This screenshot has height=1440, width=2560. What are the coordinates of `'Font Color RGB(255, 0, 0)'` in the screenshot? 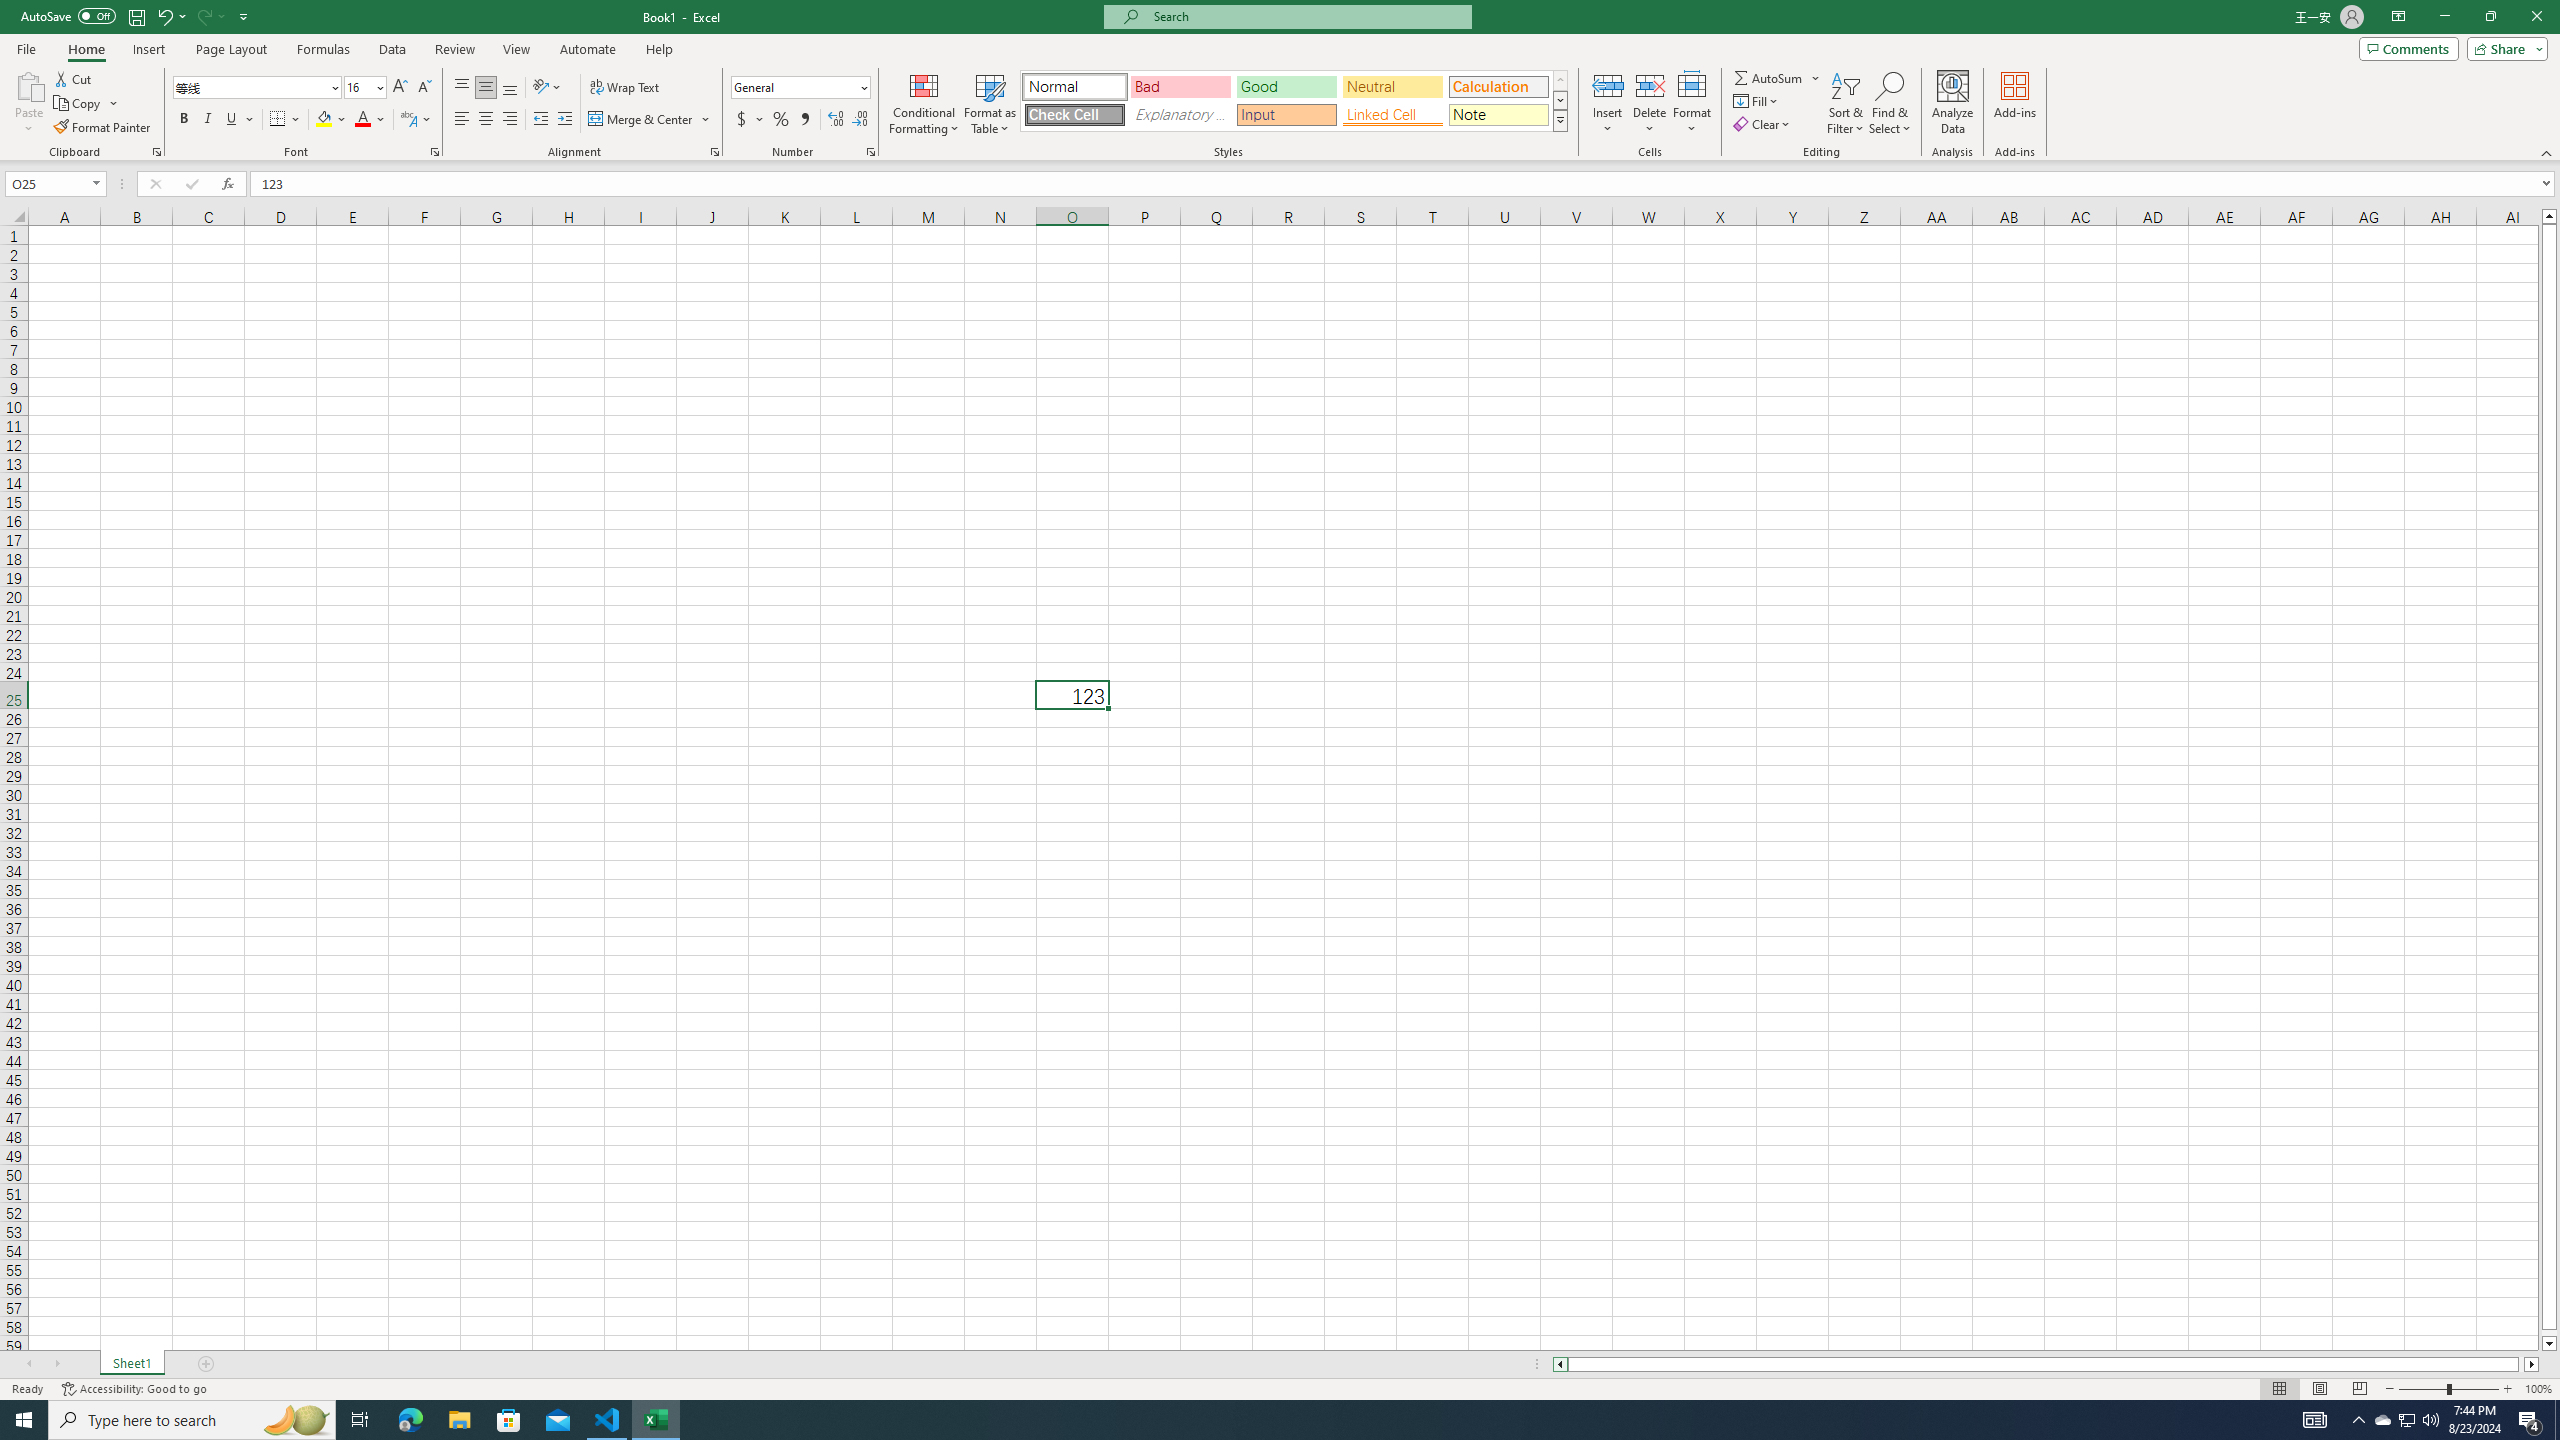 It's located at (362, 118).